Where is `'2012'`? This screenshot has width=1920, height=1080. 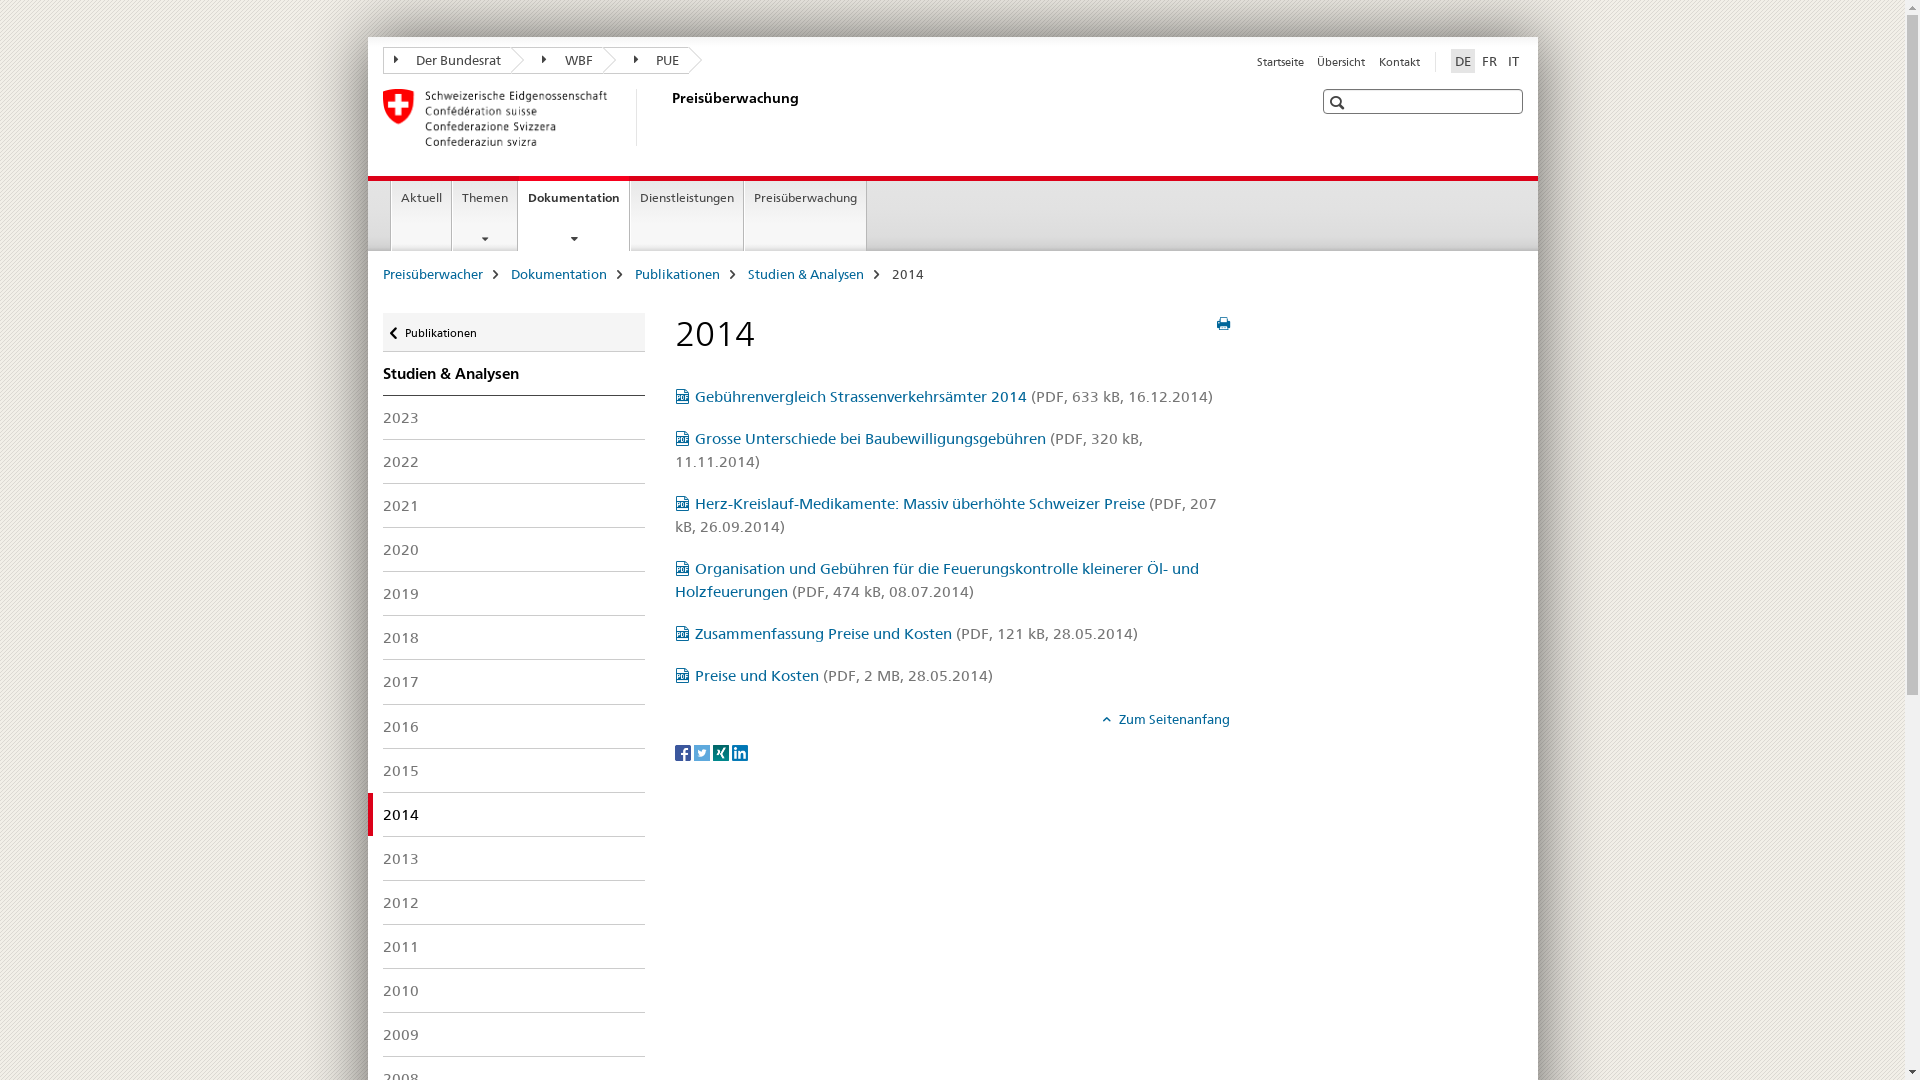
'2012' is located at coordinates (513, 902).